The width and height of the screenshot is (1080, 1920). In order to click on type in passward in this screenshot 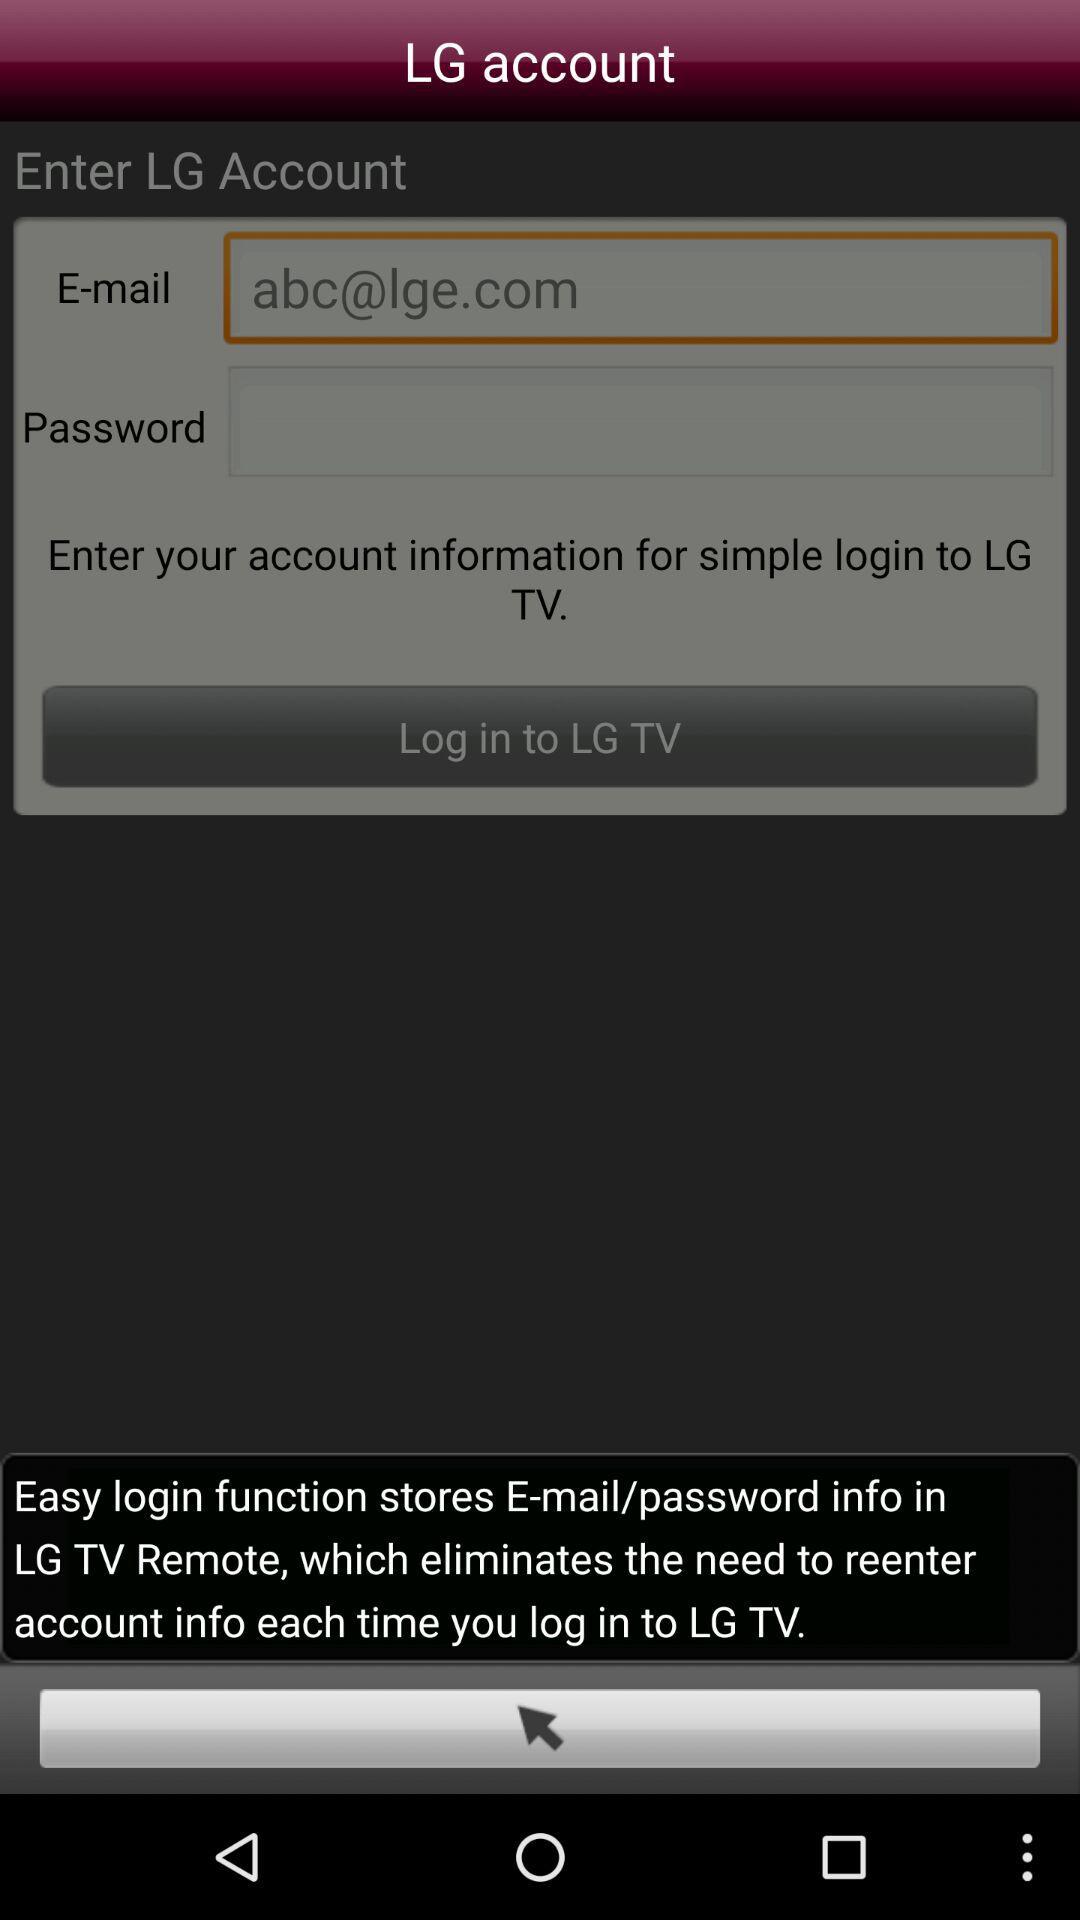, I will do `click(640, 426)`.